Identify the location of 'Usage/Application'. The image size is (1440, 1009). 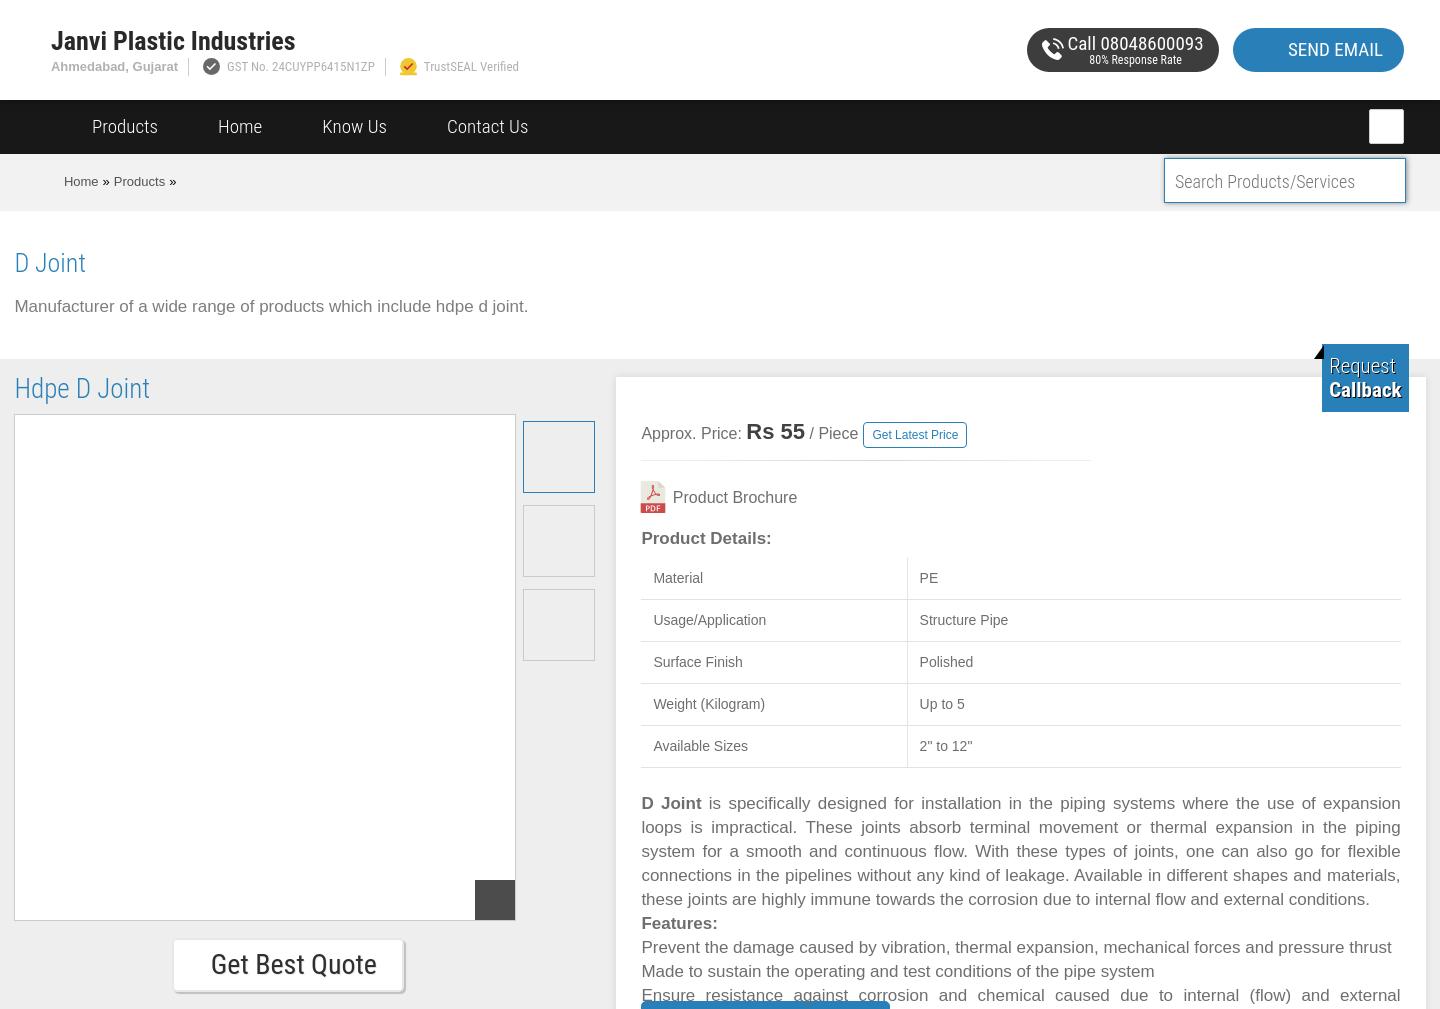
(709, 620).